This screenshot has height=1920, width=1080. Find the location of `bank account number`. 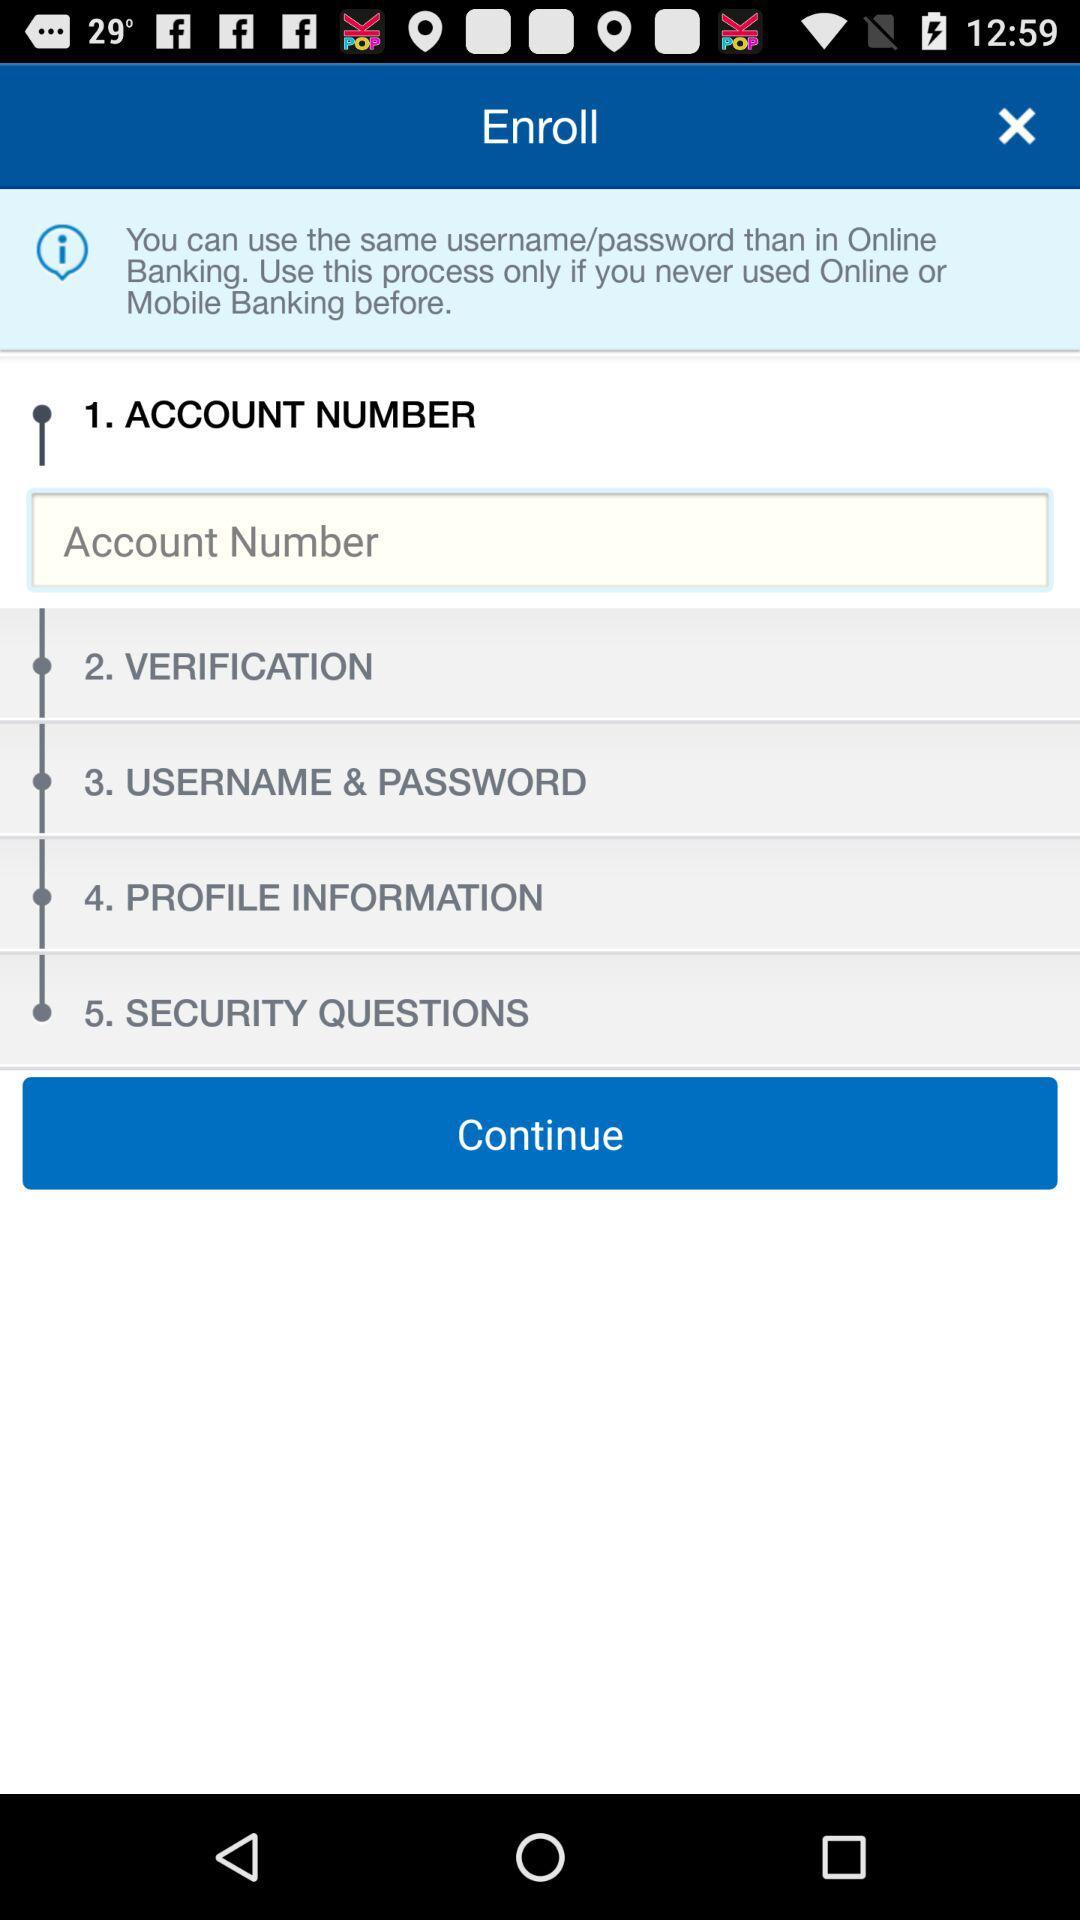

bank account number is located at coordinates (540, 539).